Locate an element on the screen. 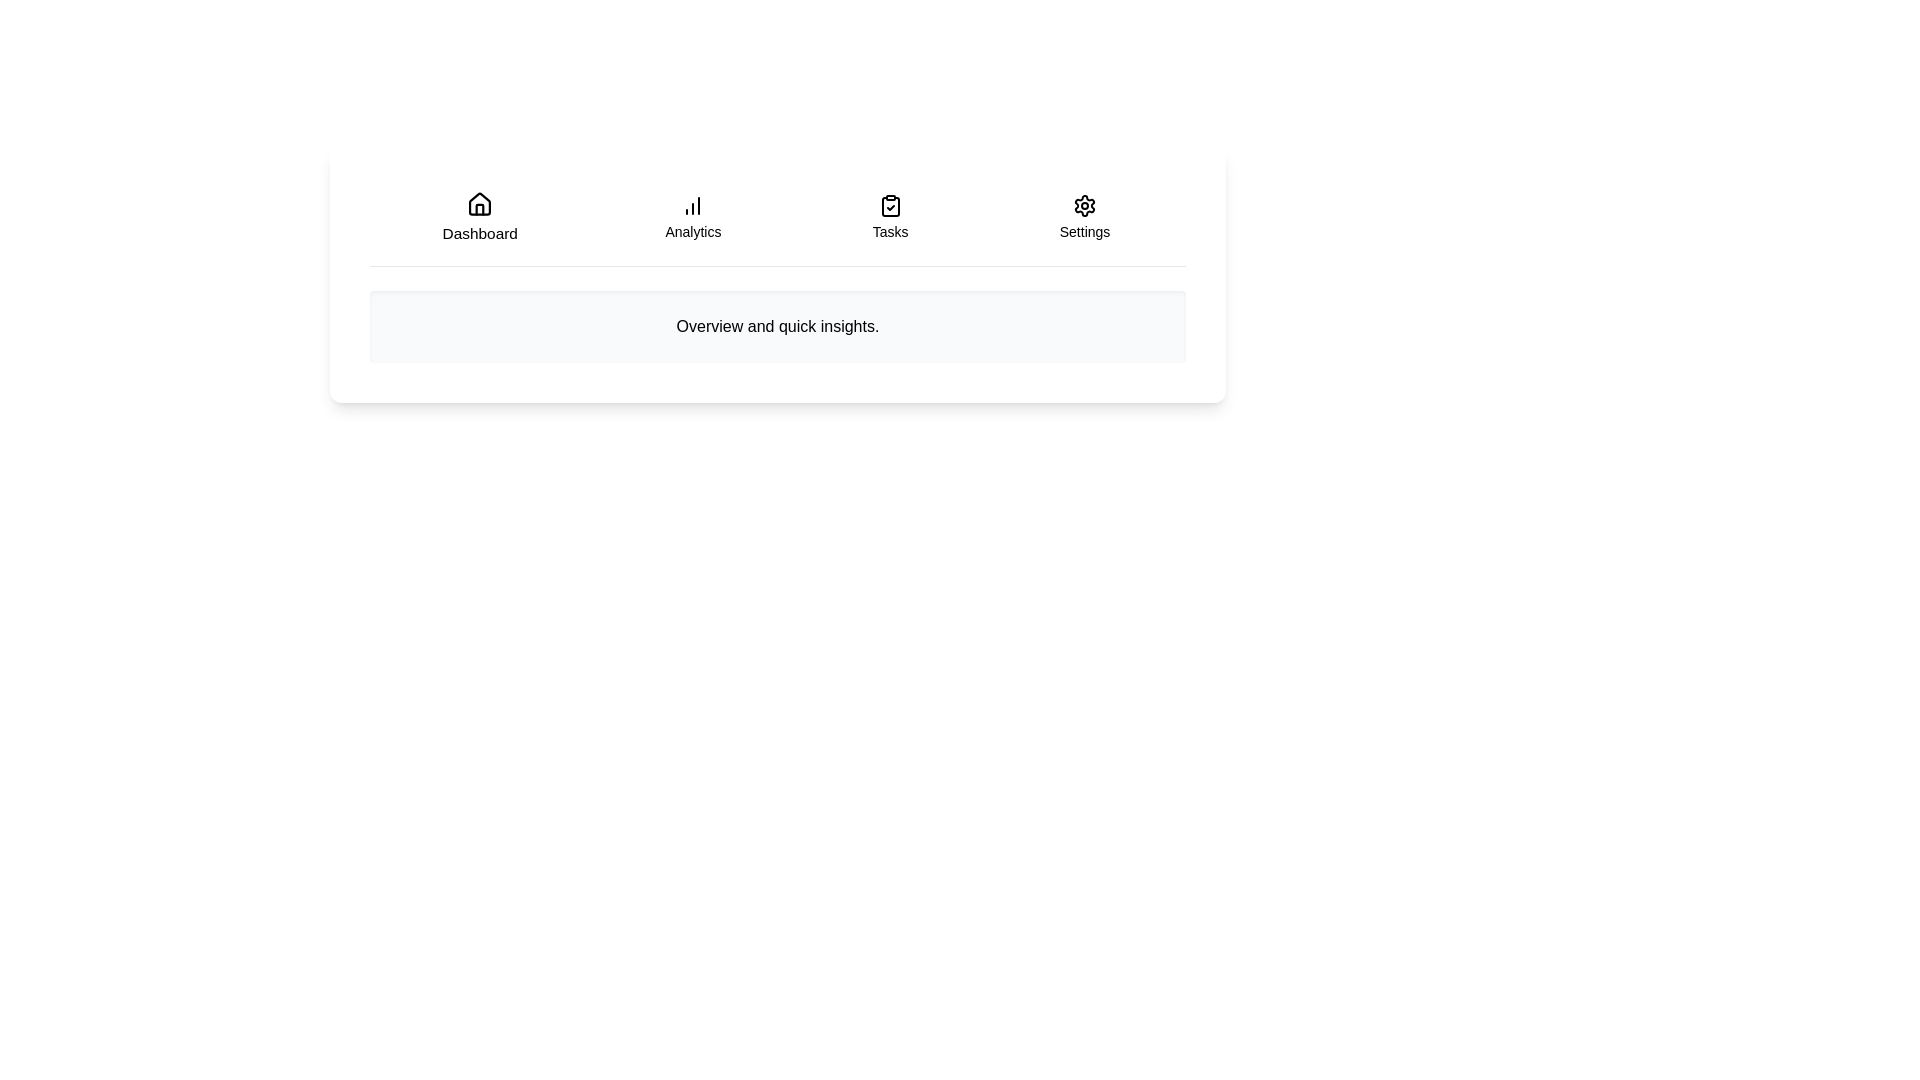 The height and width of the screenshot is (1080, 1920). the text element labeled 'Analytics', which is styled in a compact, sans-serif font and positioned below the bar chart icon in the navigation section is located at coordinates (693, 230).